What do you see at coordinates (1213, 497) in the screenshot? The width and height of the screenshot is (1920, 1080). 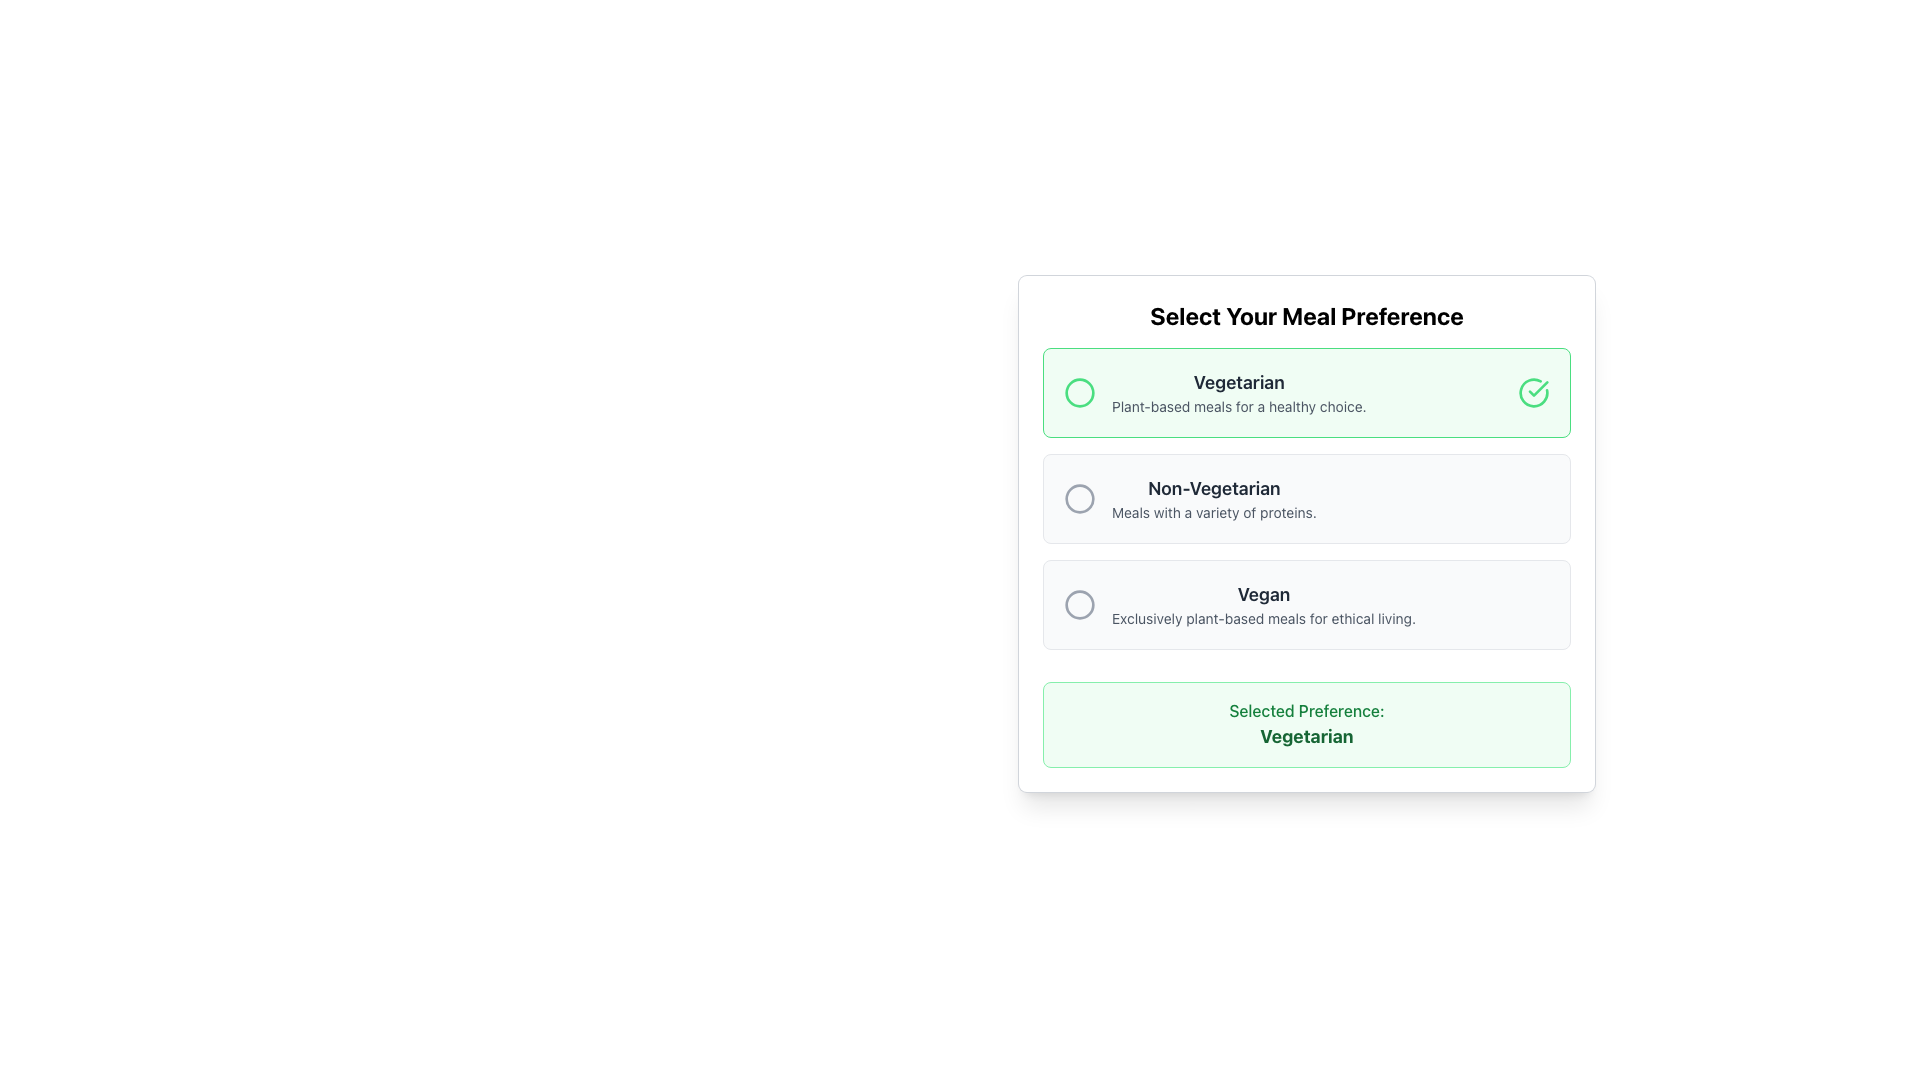 I see `text of the 'Non-Vegetarian' meal preference label located centrally between the 'Vegetarian' and 'Vegan' options in the meal preference list` at bounding box center [1213, 497].